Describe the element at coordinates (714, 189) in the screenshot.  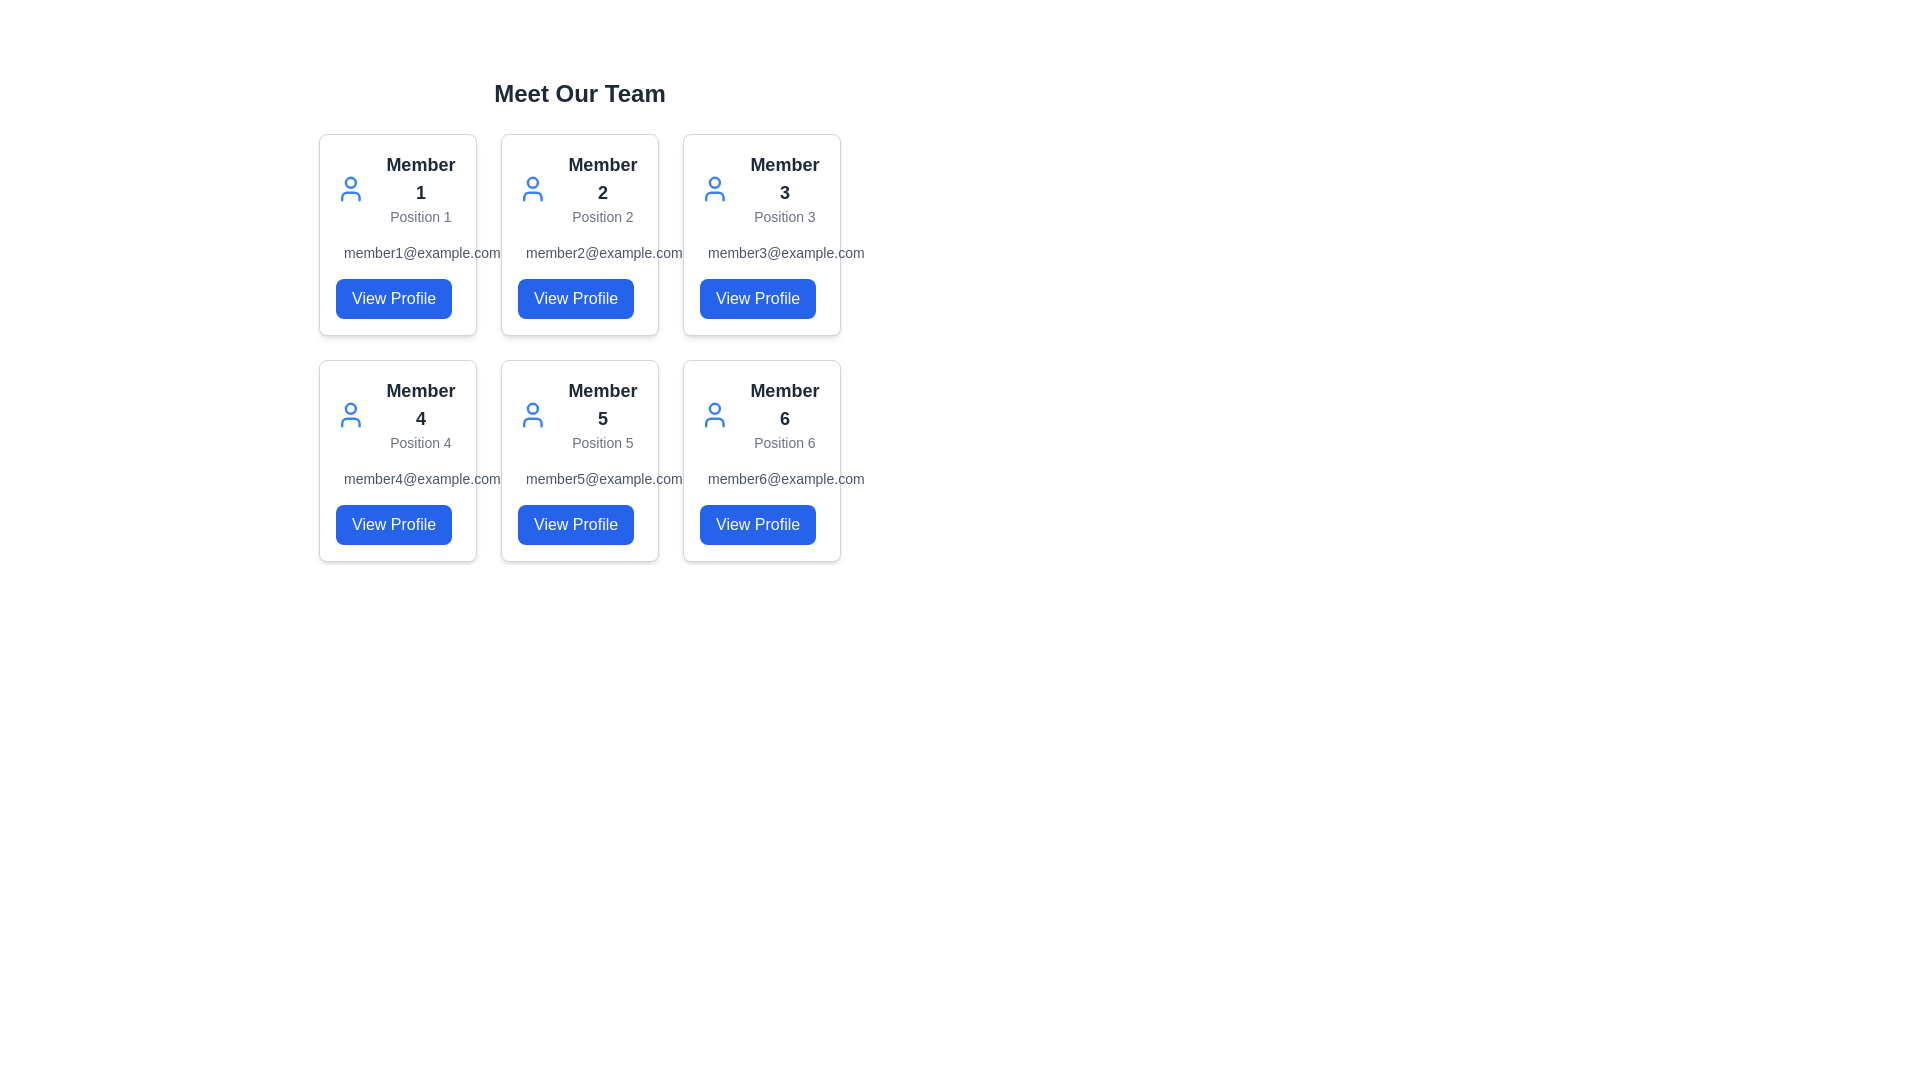
I see `the profile icon for 'Member 3' located in the top-right segment of the card layout` at that location.